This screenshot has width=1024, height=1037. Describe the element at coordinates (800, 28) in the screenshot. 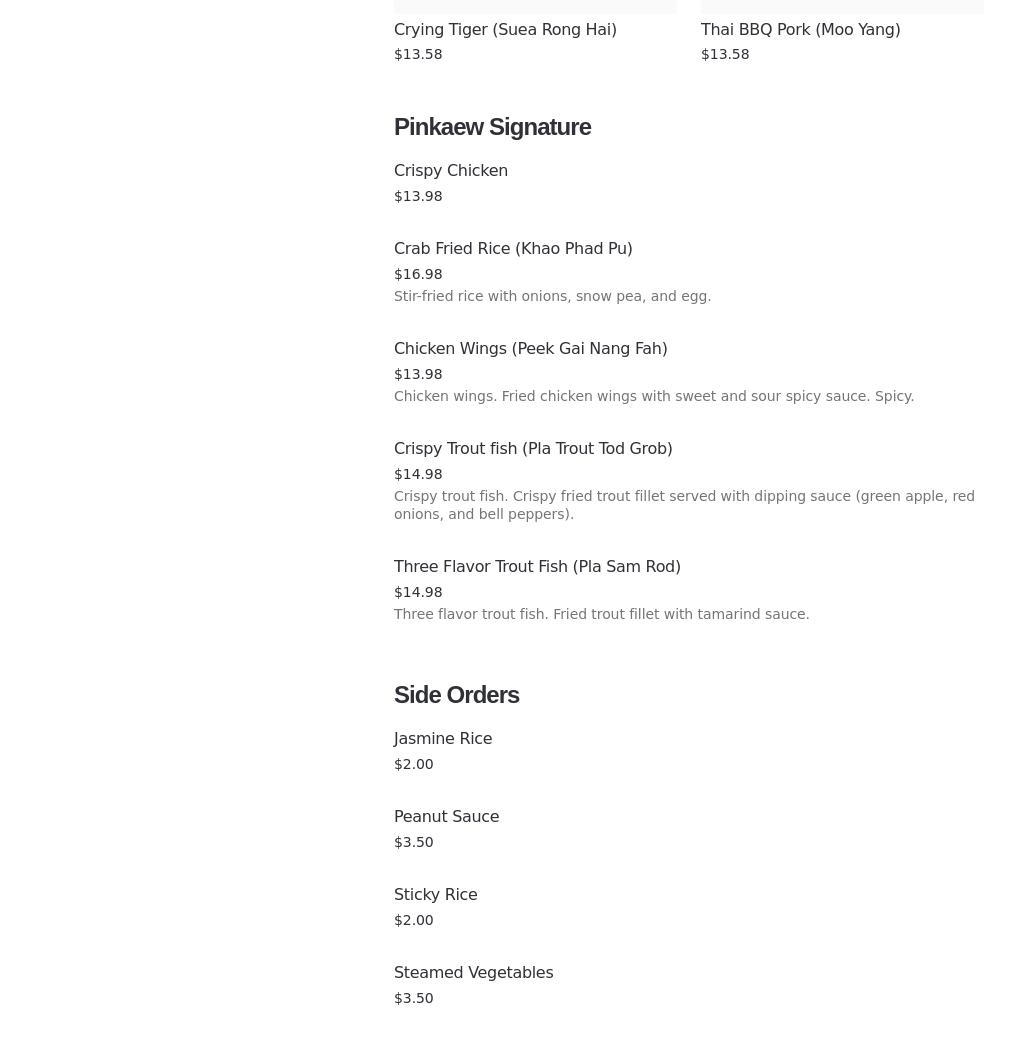

I see `'Thai BBQ Pork (Moo Yang)'` at that location.